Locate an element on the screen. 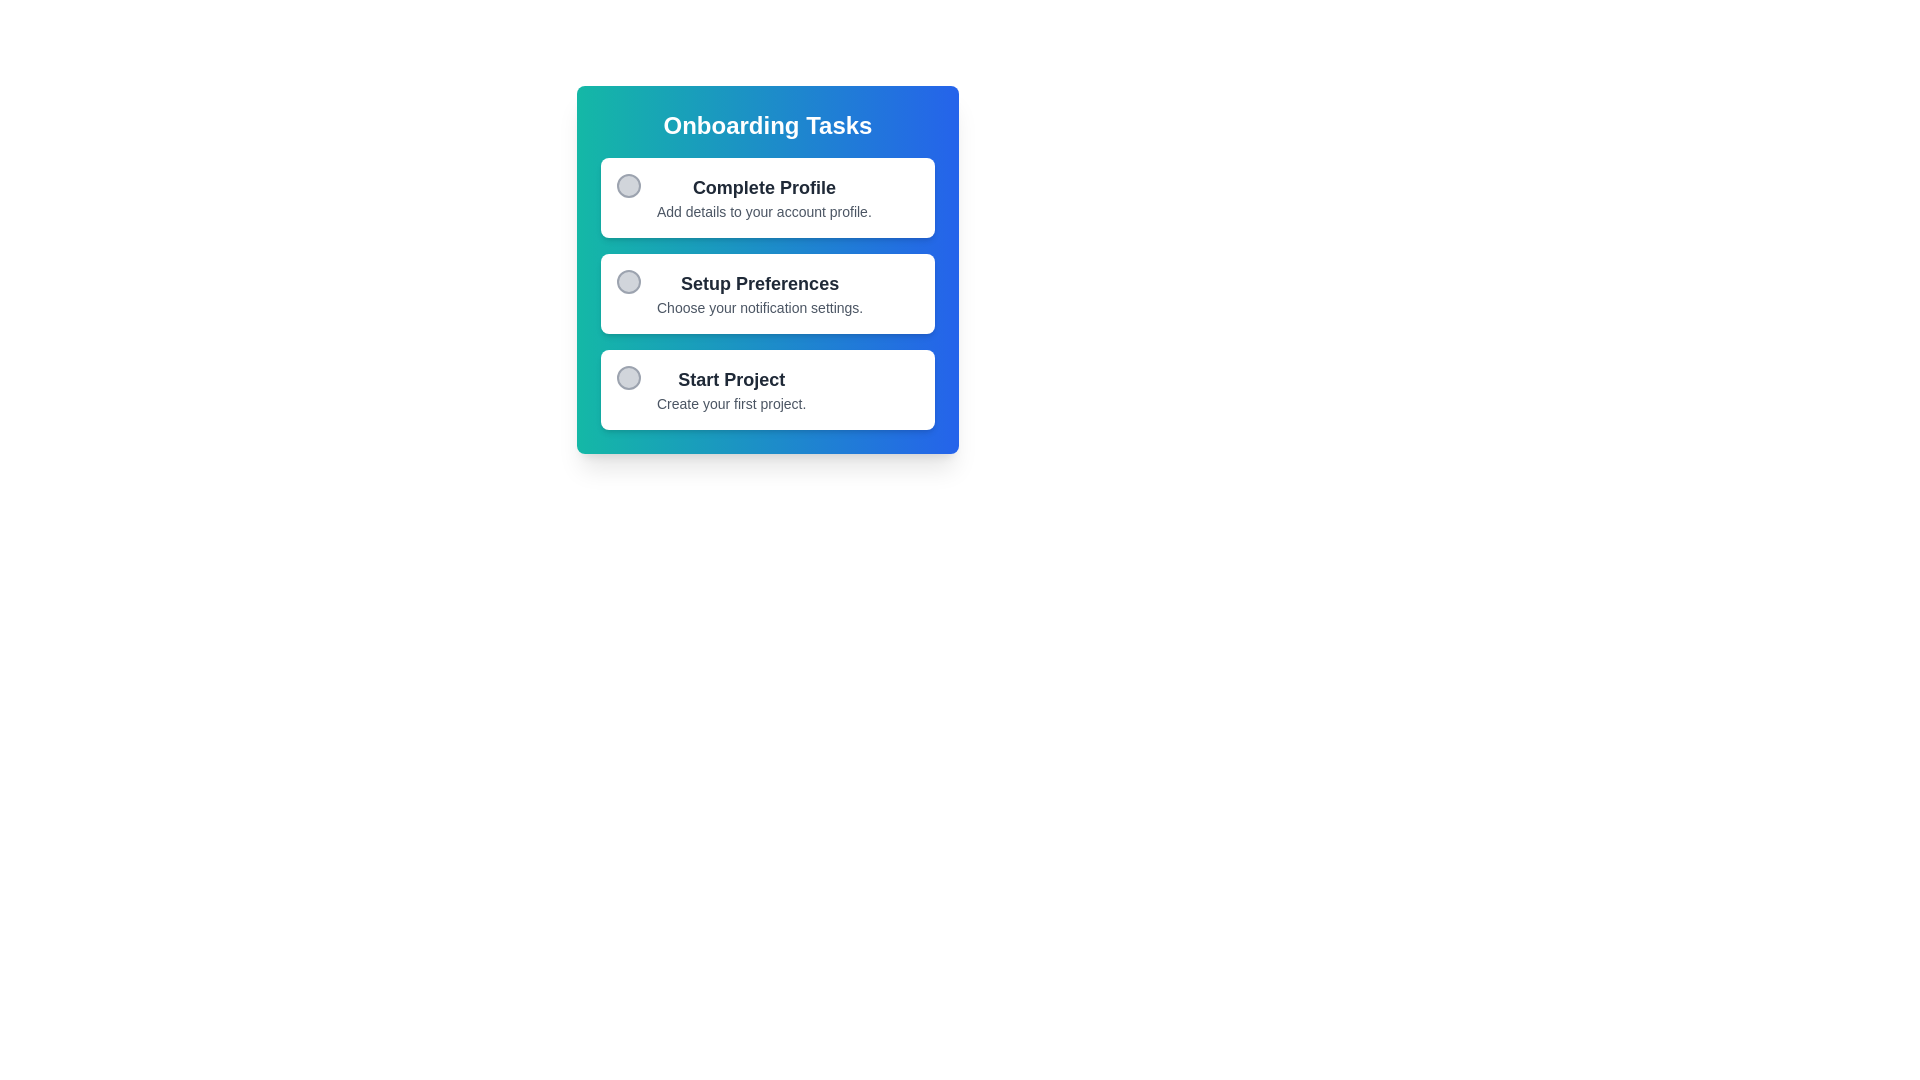 The width and height of the screenshot is (1920, 1080). the Text block containing the headline 'Setup Preferences' and the subtitle 'Choose your notification settings' to read the text is located at coordinates (759, 293).